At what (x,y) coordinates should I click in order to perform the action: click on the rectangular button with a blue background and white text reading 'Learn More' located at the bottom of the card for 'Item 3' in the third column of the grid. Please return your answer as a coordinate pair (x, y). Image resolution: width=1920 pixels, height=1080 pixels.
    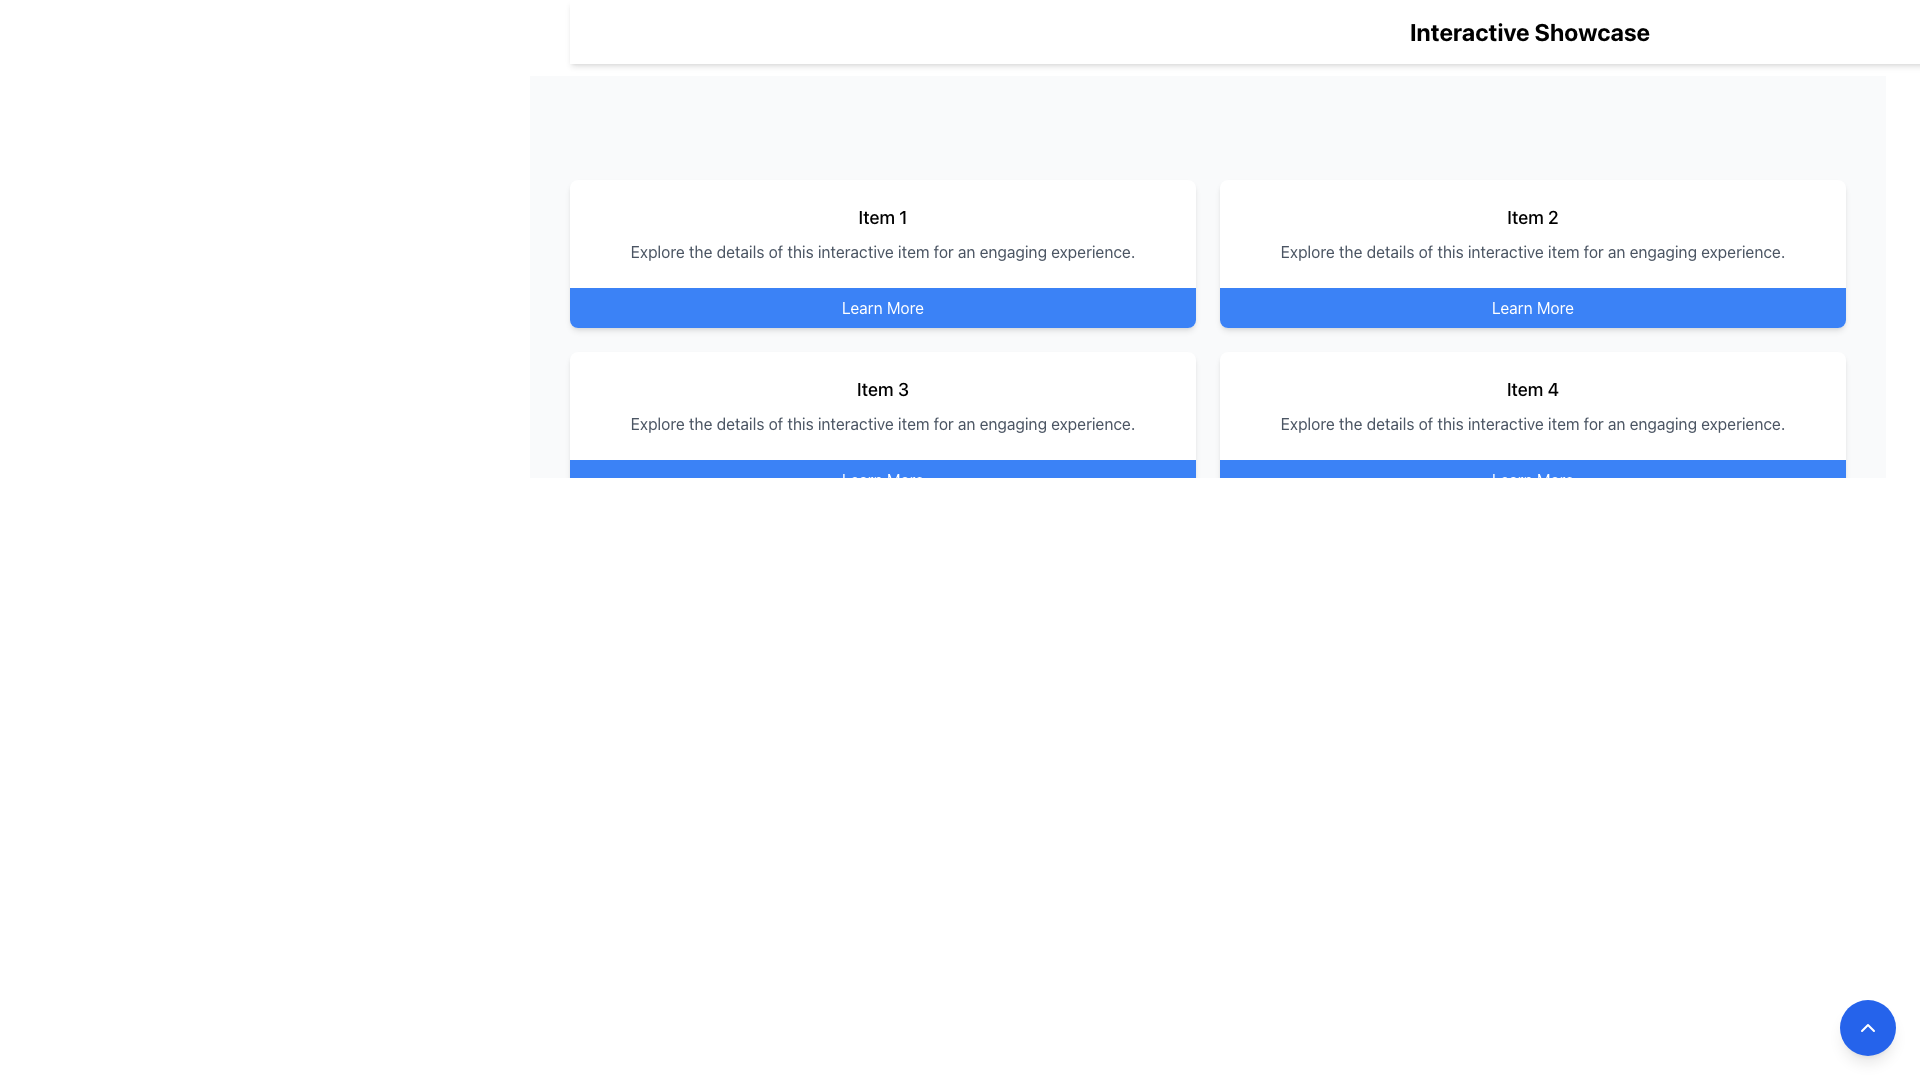
    Looking at the image, I should click on (882, 479).